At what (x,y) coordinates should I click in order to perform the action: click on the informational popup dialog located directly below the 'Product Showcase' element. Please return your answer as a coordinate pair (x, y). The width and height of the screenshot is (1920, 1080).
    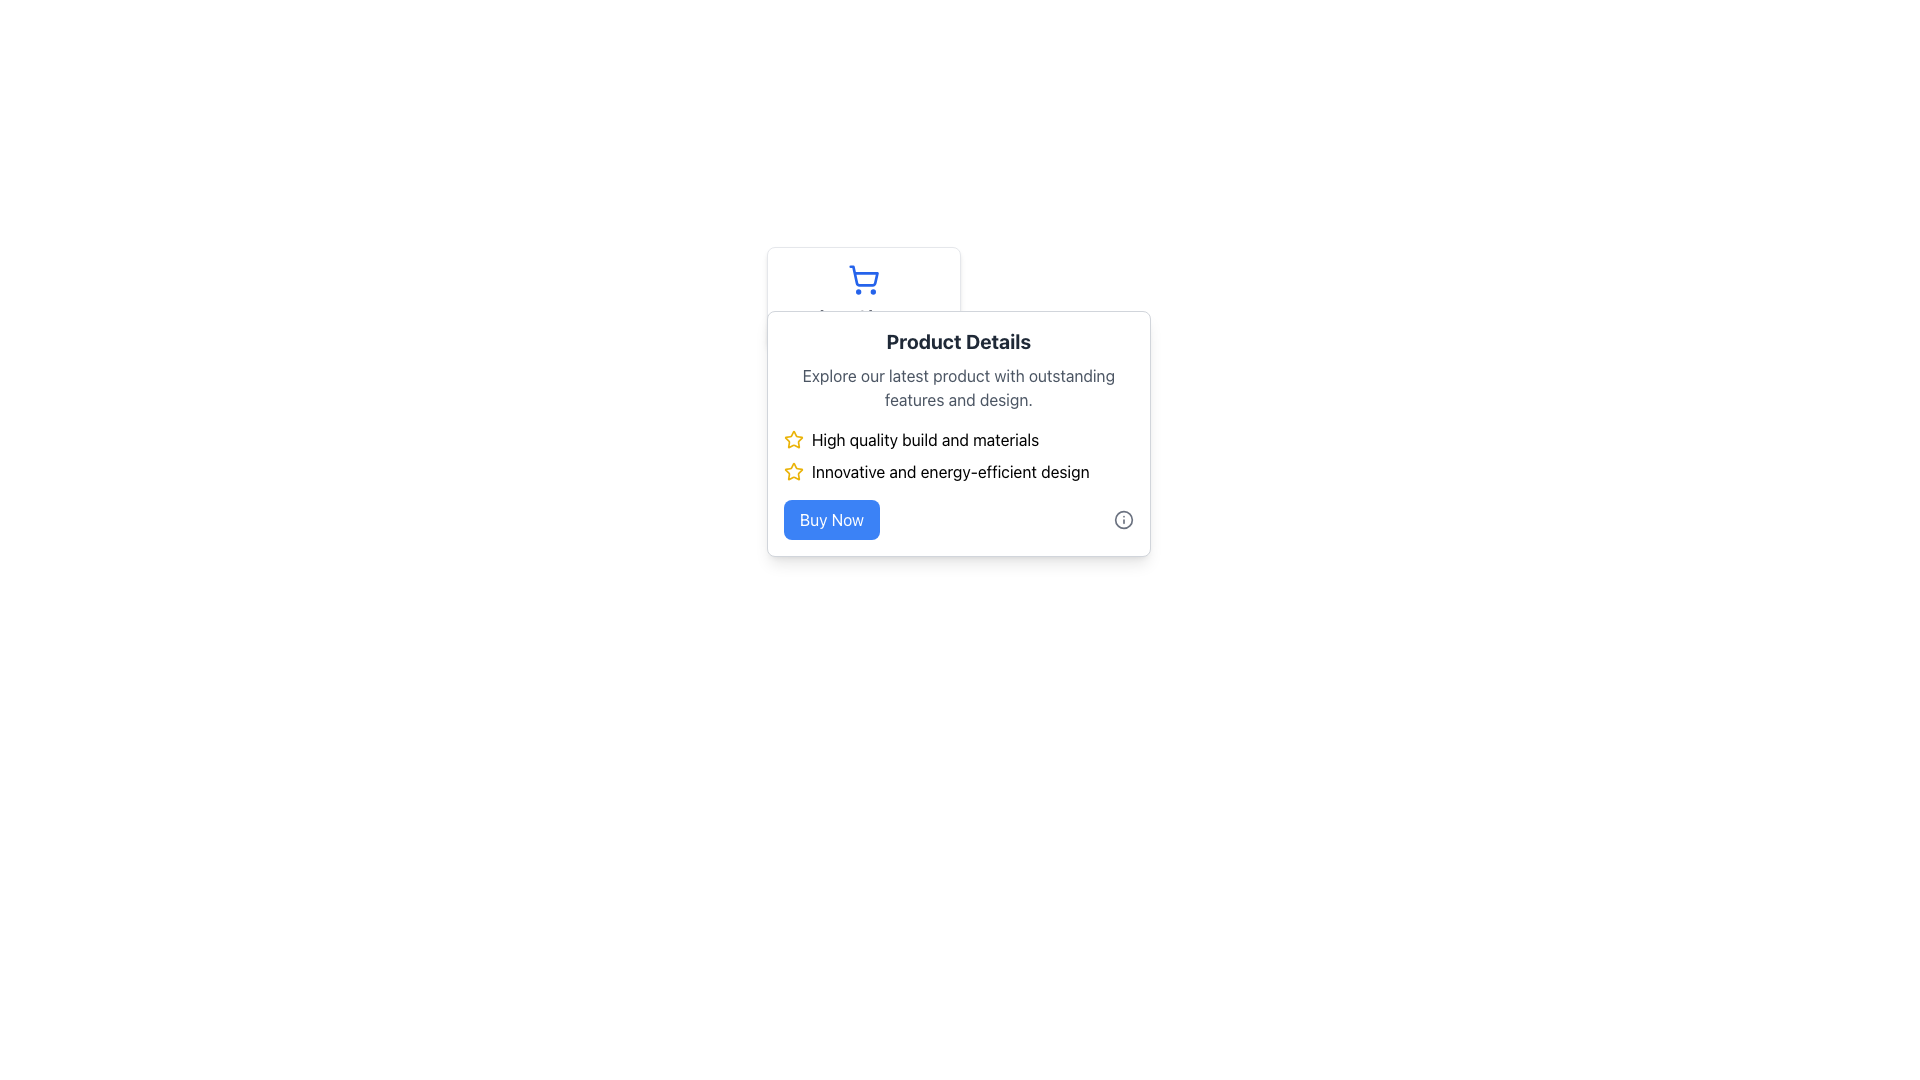
    Looking at the image, I should click on (957, 433).